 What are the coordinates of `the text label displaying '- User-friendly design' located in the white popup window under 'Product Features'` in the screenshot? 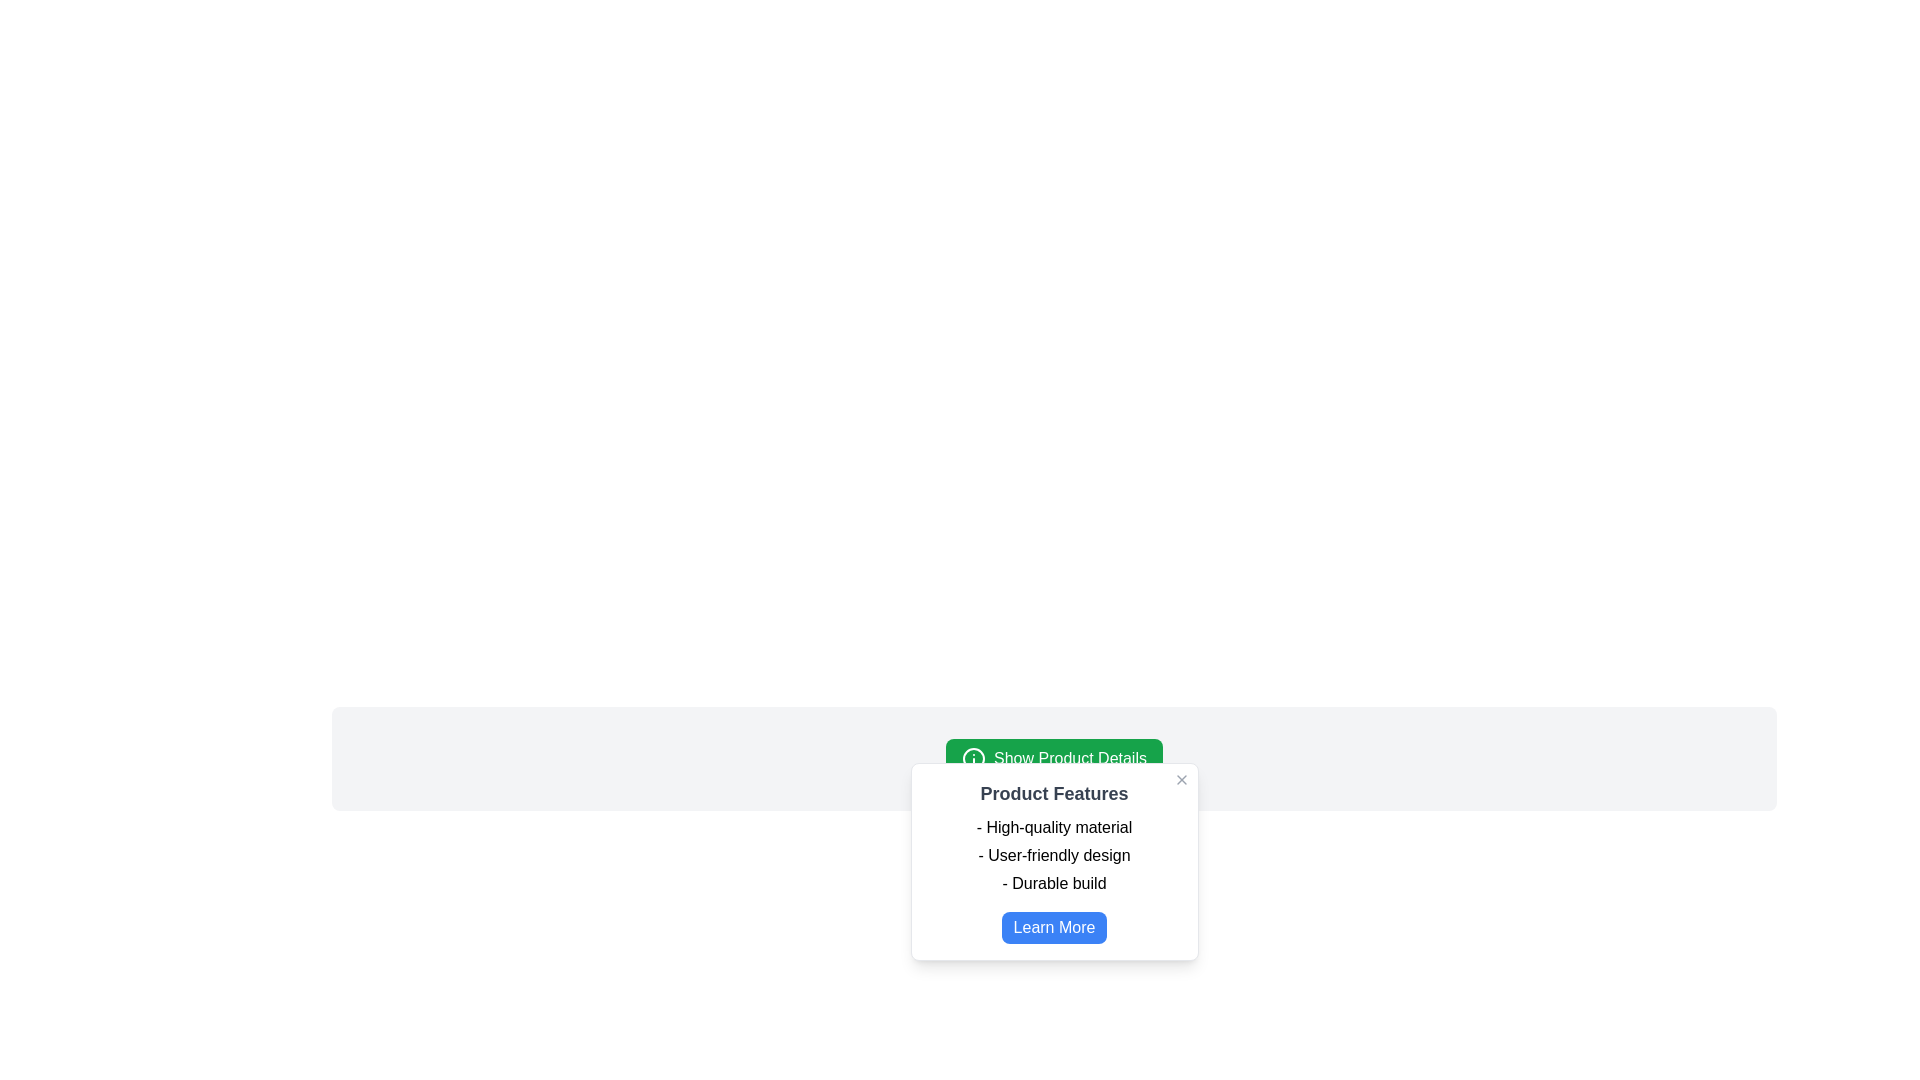 It's located at (1053, 855).